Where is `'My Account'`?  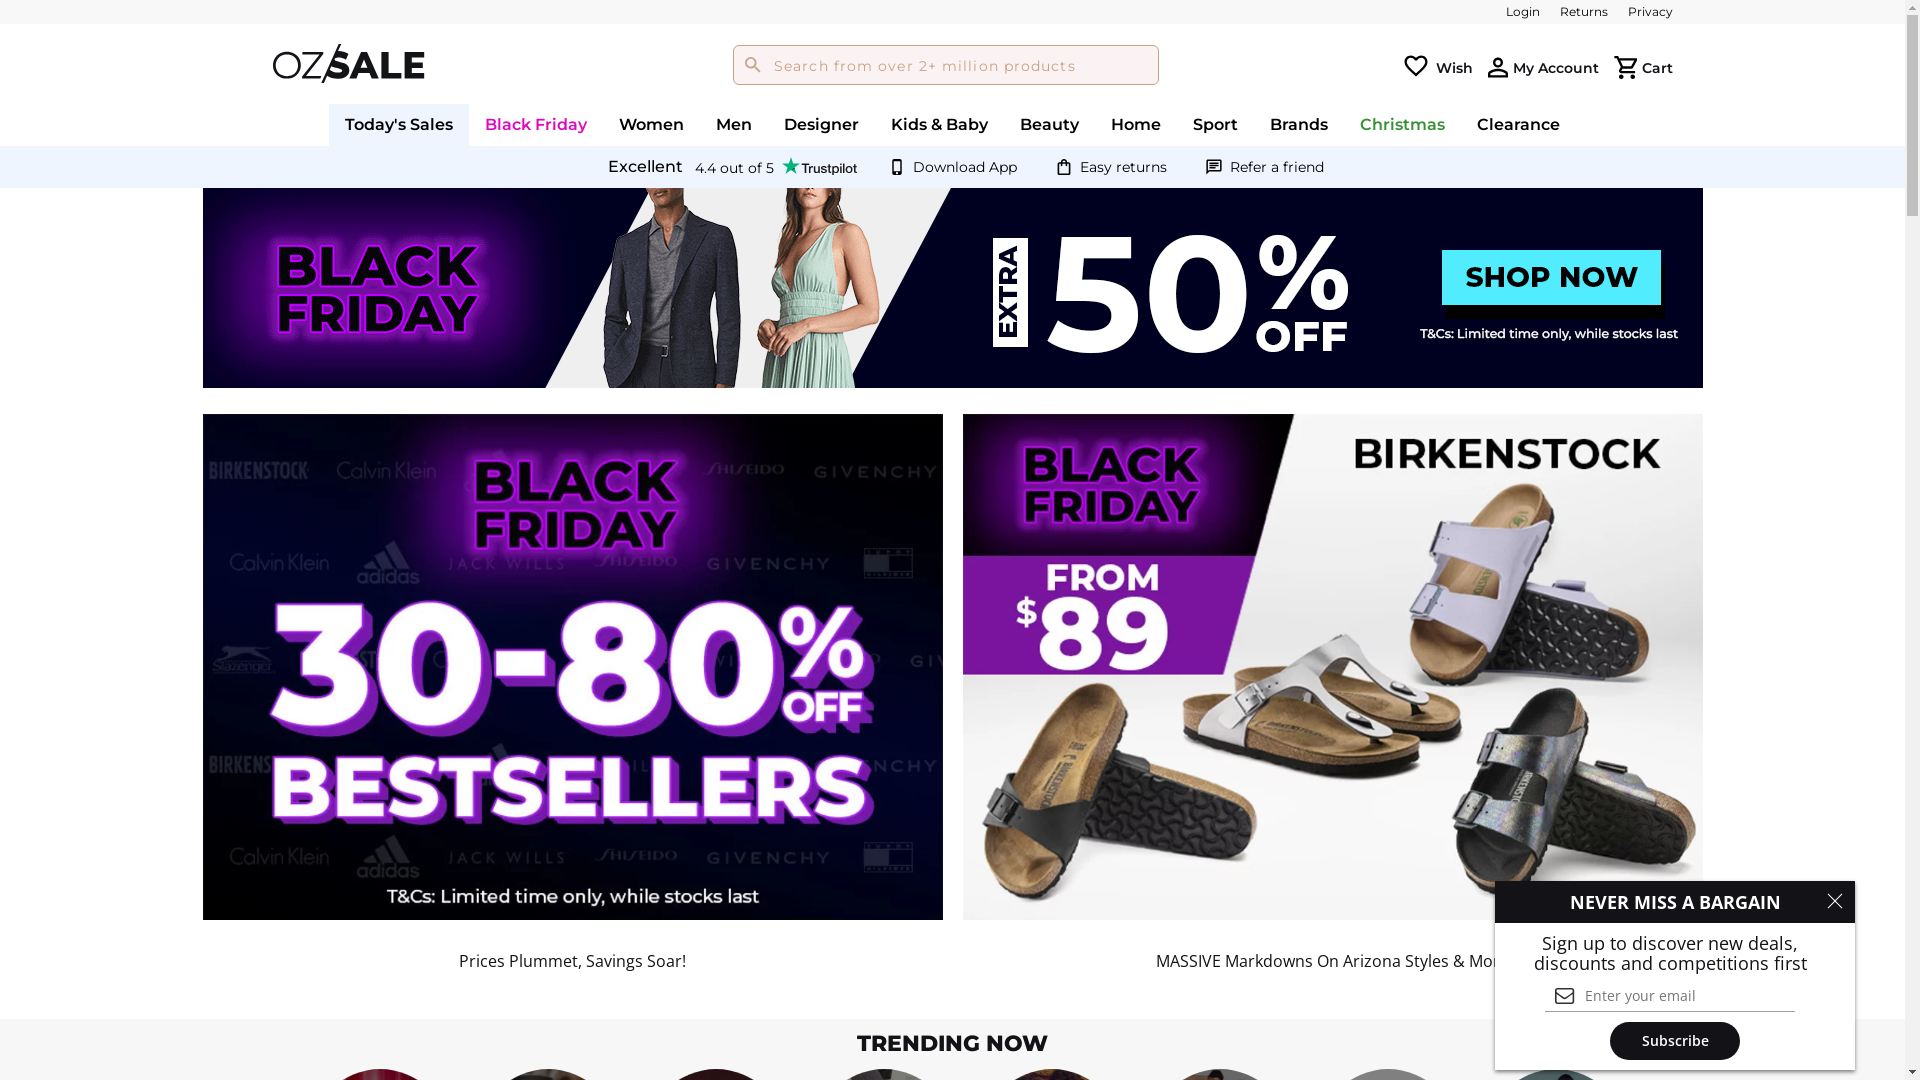 'My Account' is located at coordinates (1554, 65).